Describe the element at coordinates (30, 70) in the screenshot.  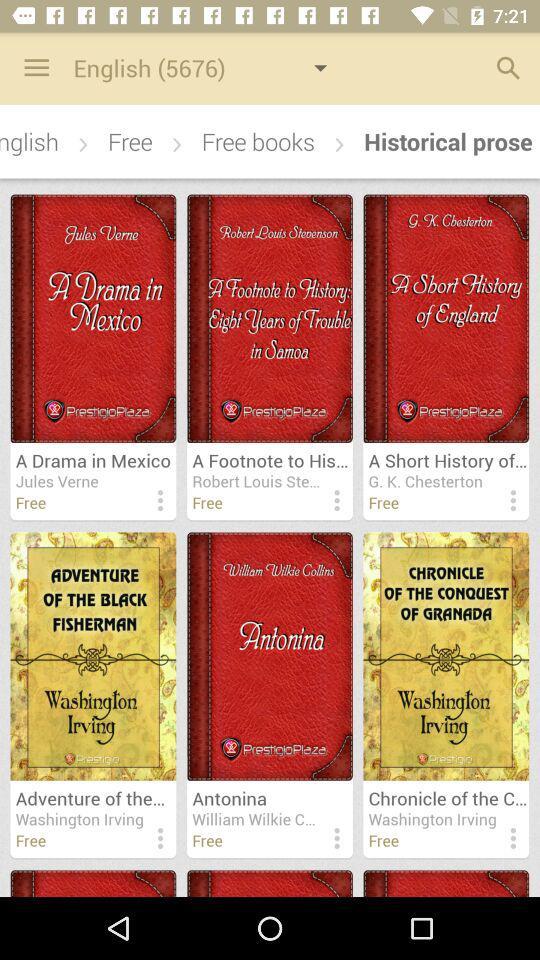
I see `the menu icon` at that location.